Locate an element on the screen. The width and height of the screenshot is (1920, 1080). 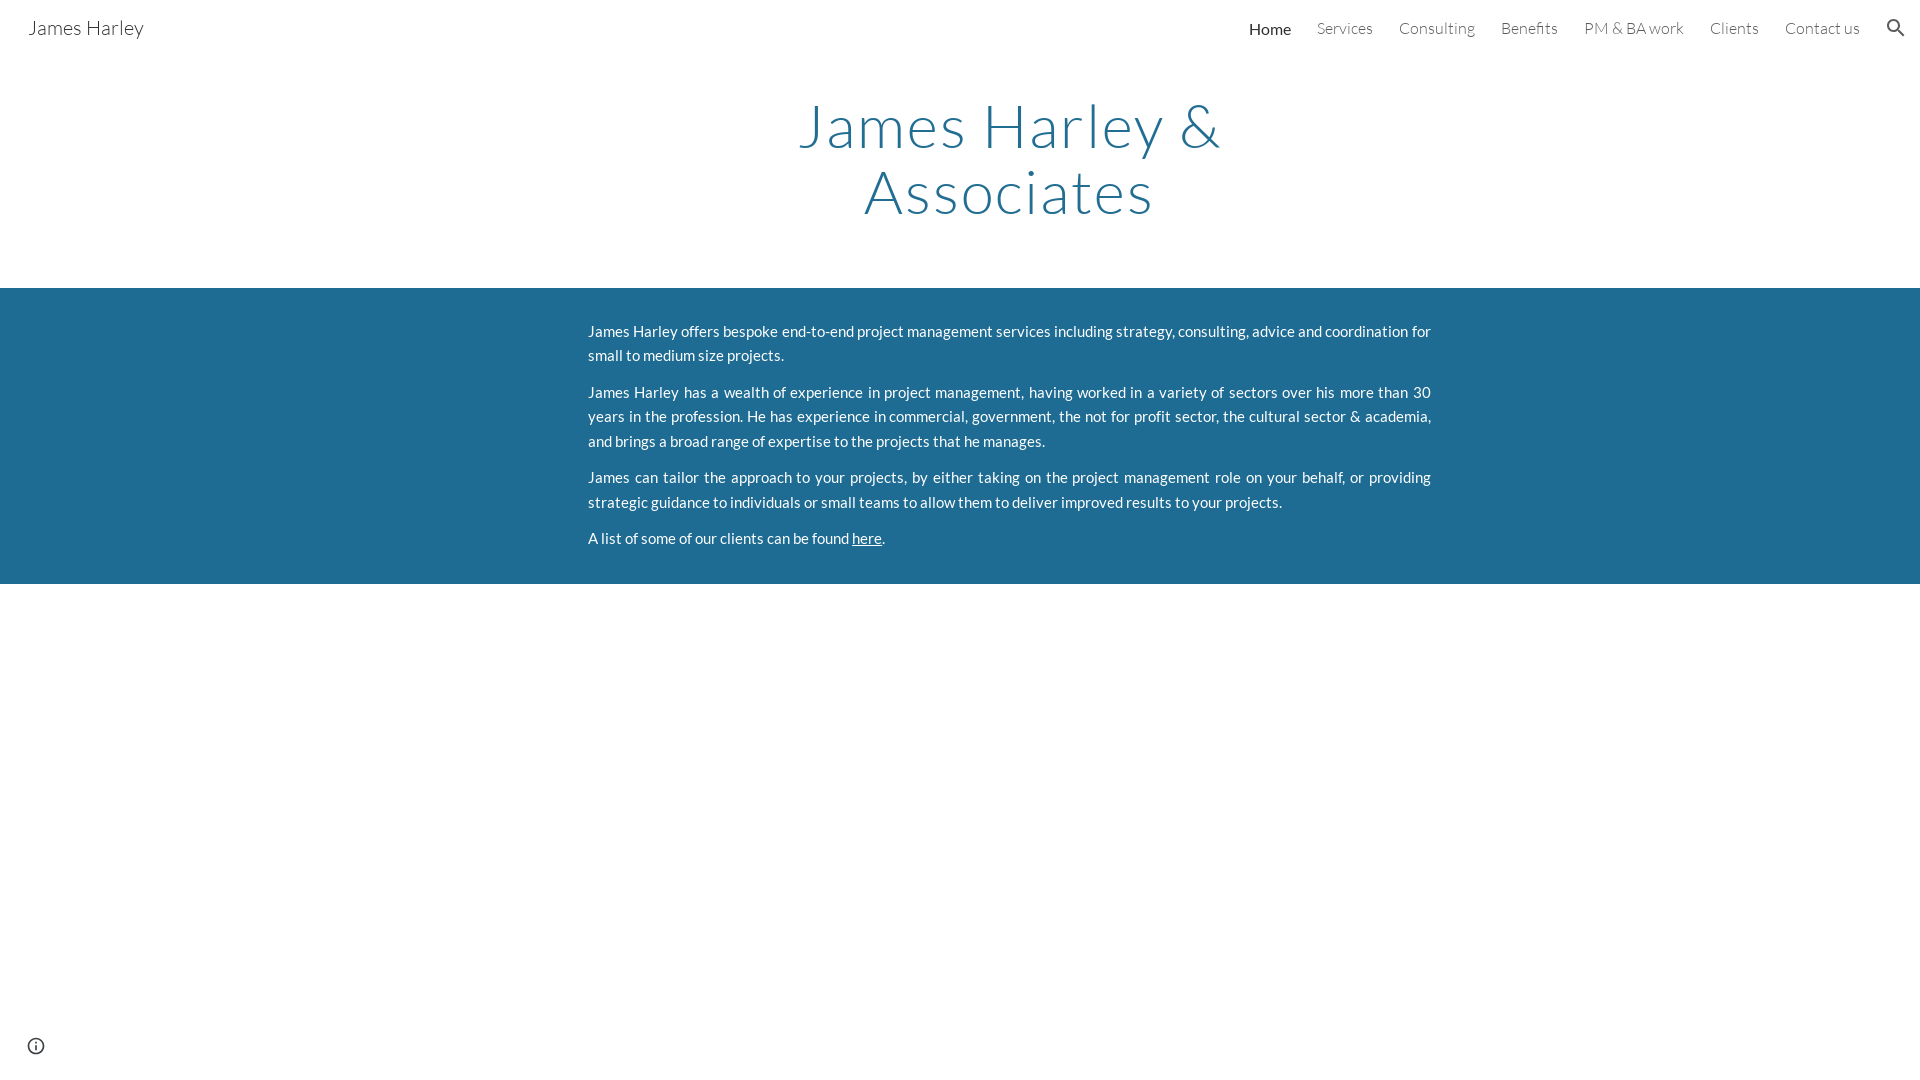
'Clients' is located at coordinates (1733, 27).